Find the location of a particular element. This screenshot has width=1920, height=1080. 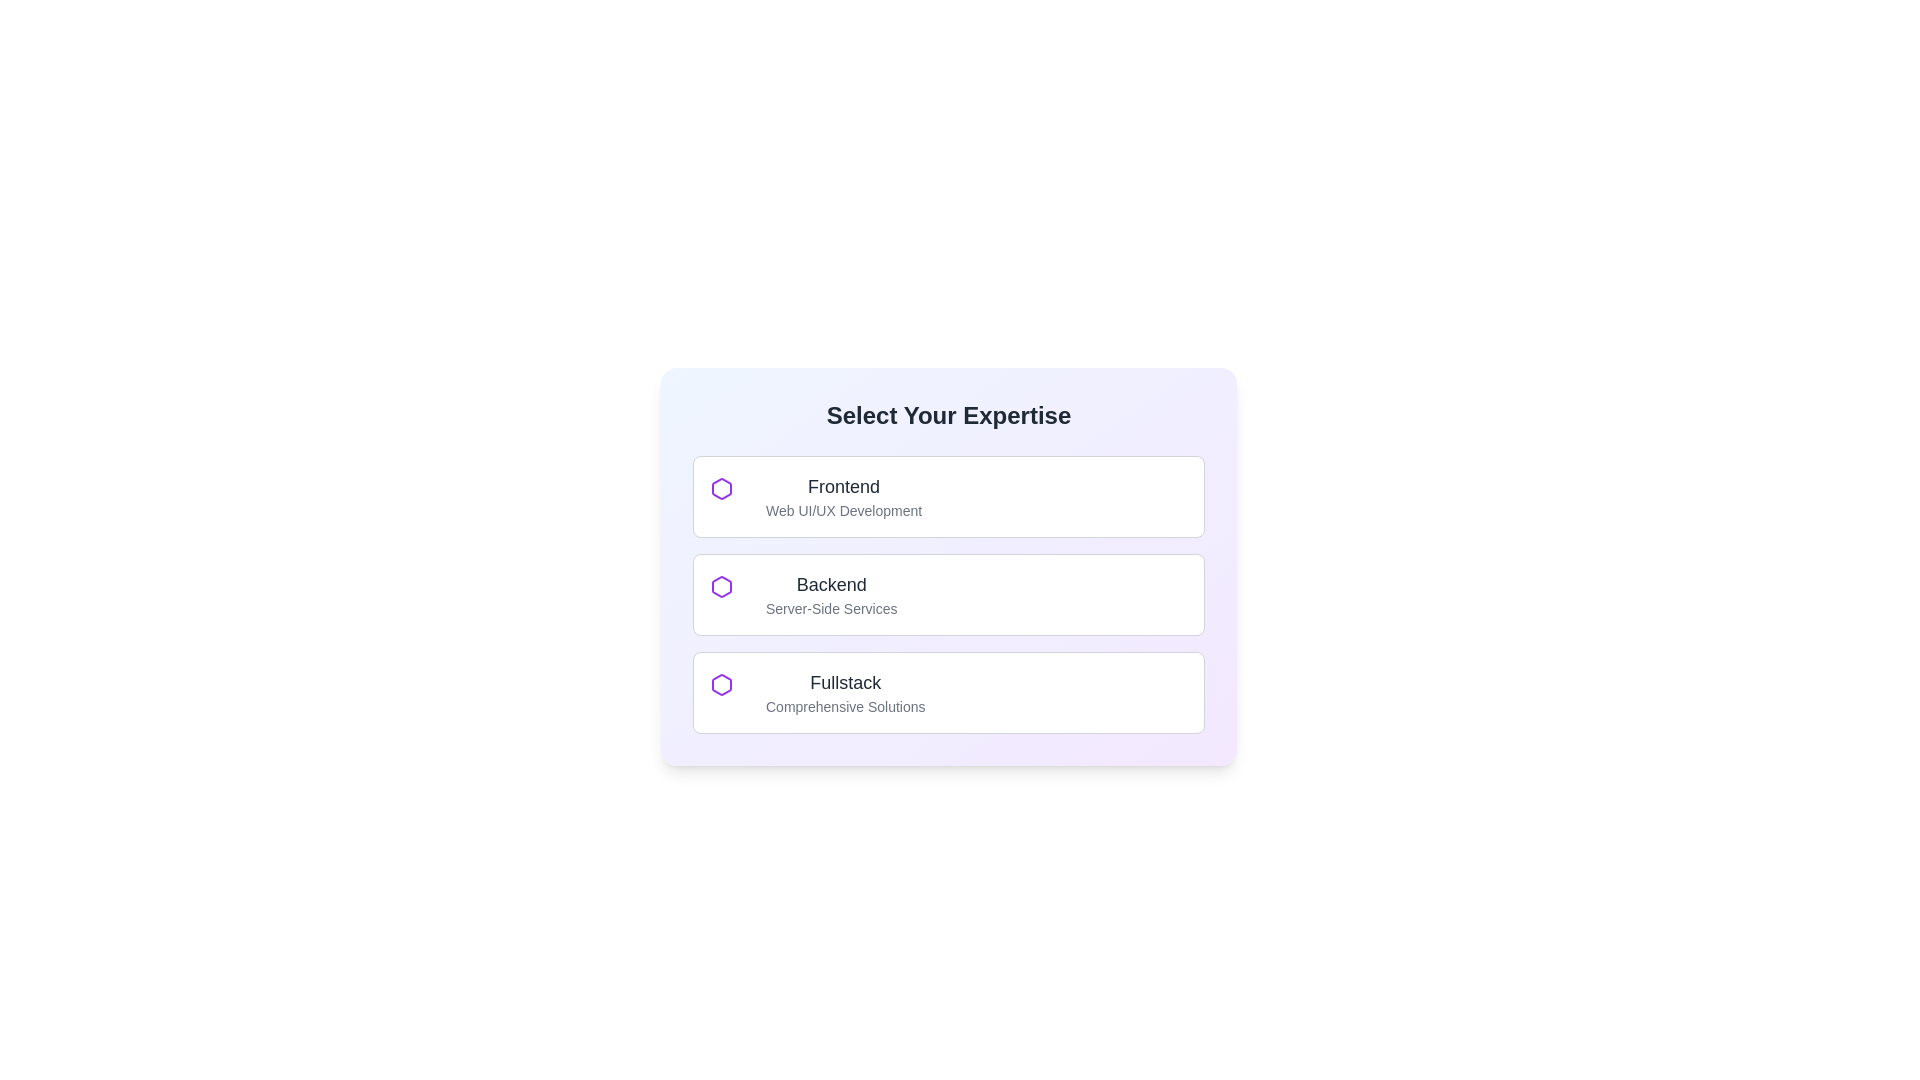

the design of the hexagonal icon with a purple border located to the left of the text 'Backend' on the panel titled 'Select Your Expertise' is located at coordinates (720, 585).